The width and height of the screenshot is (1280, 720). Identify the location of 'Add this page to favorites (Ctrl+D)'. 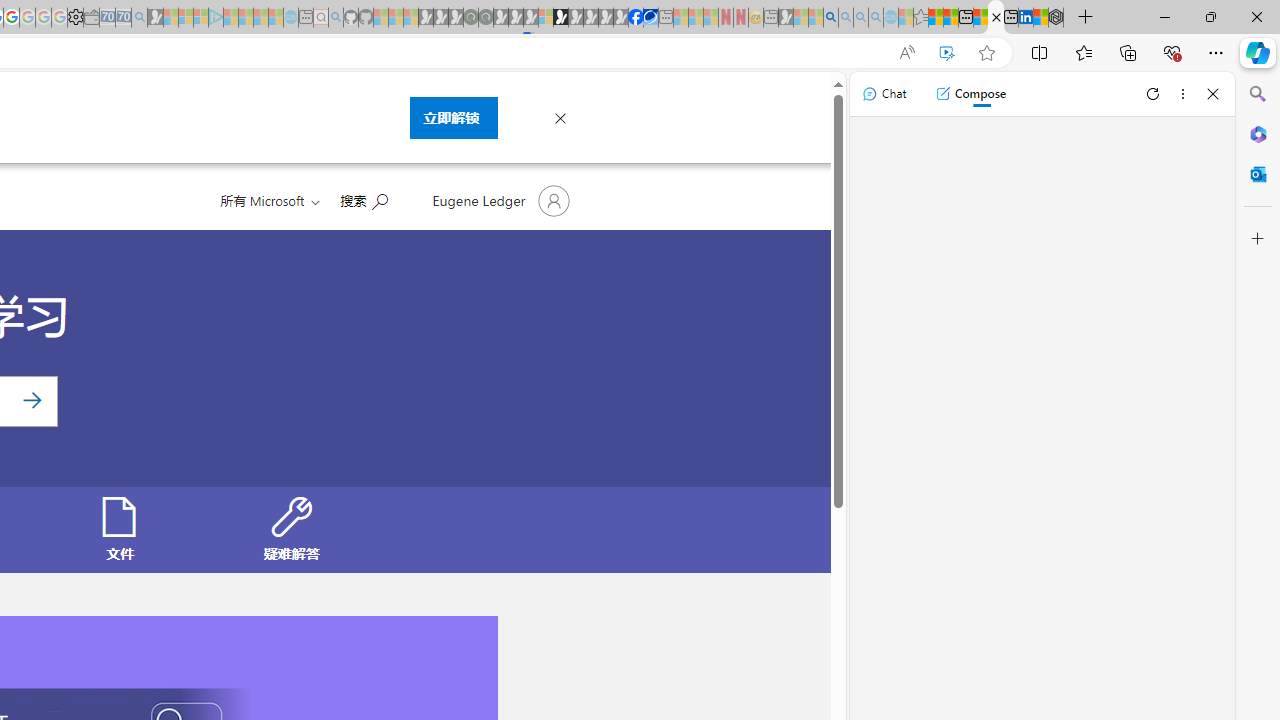
(986, 52).